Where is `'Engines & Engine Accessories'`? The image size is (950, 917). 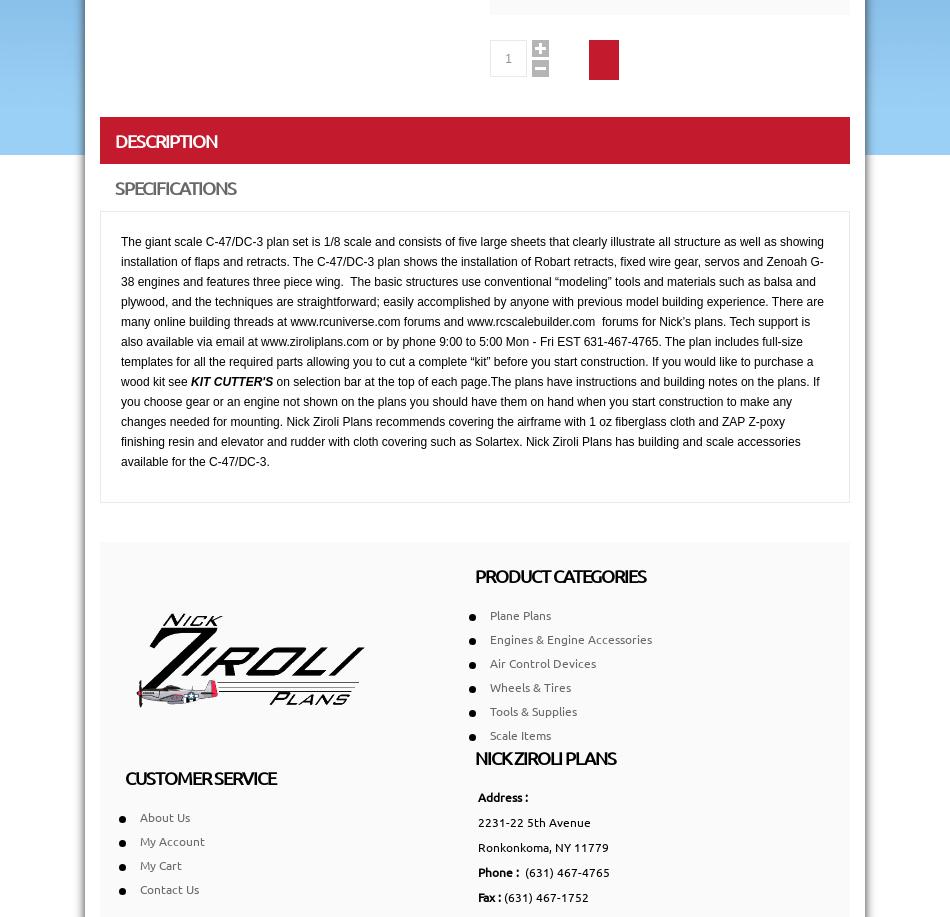 'Engines & Engine Accessories' is located at coordinates (571, 637).